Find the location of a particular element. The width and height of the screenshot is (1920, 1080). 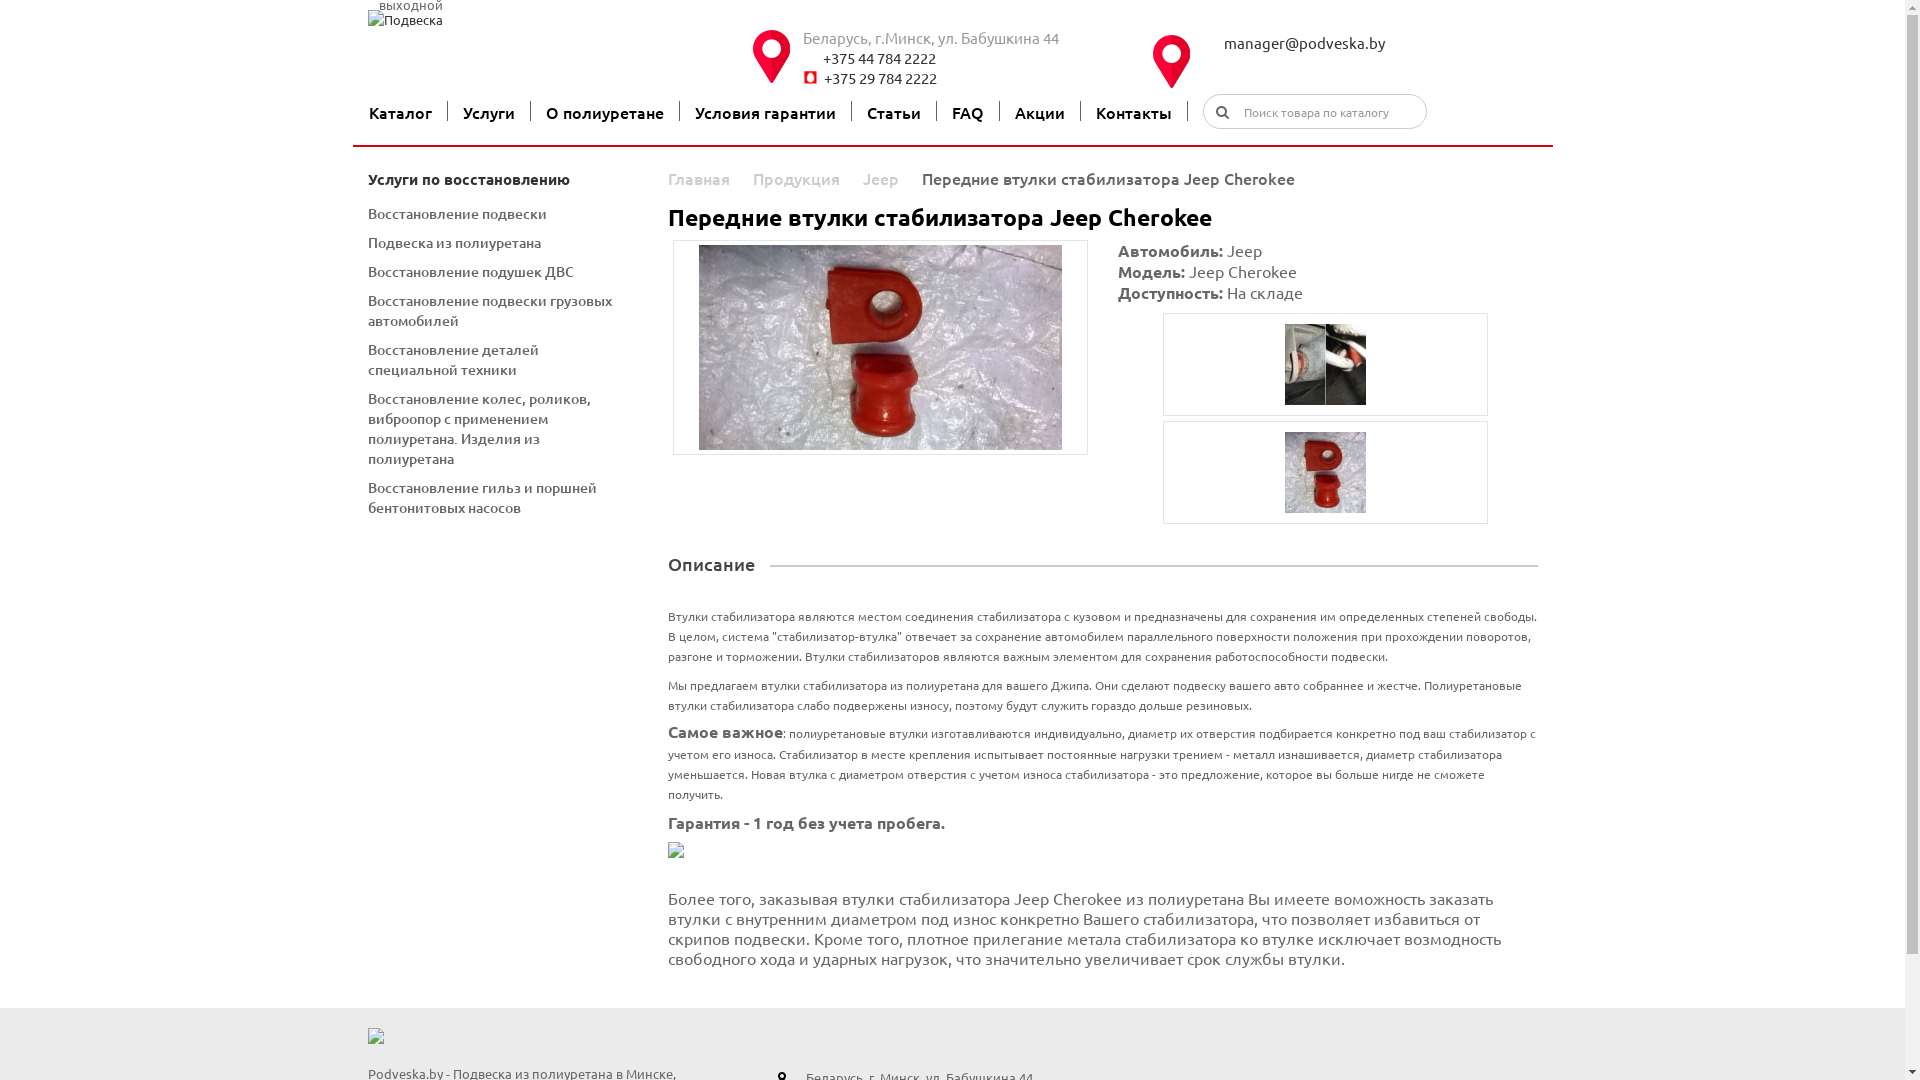

'manager@podveska.by' is located at coordinates (1376, 42).